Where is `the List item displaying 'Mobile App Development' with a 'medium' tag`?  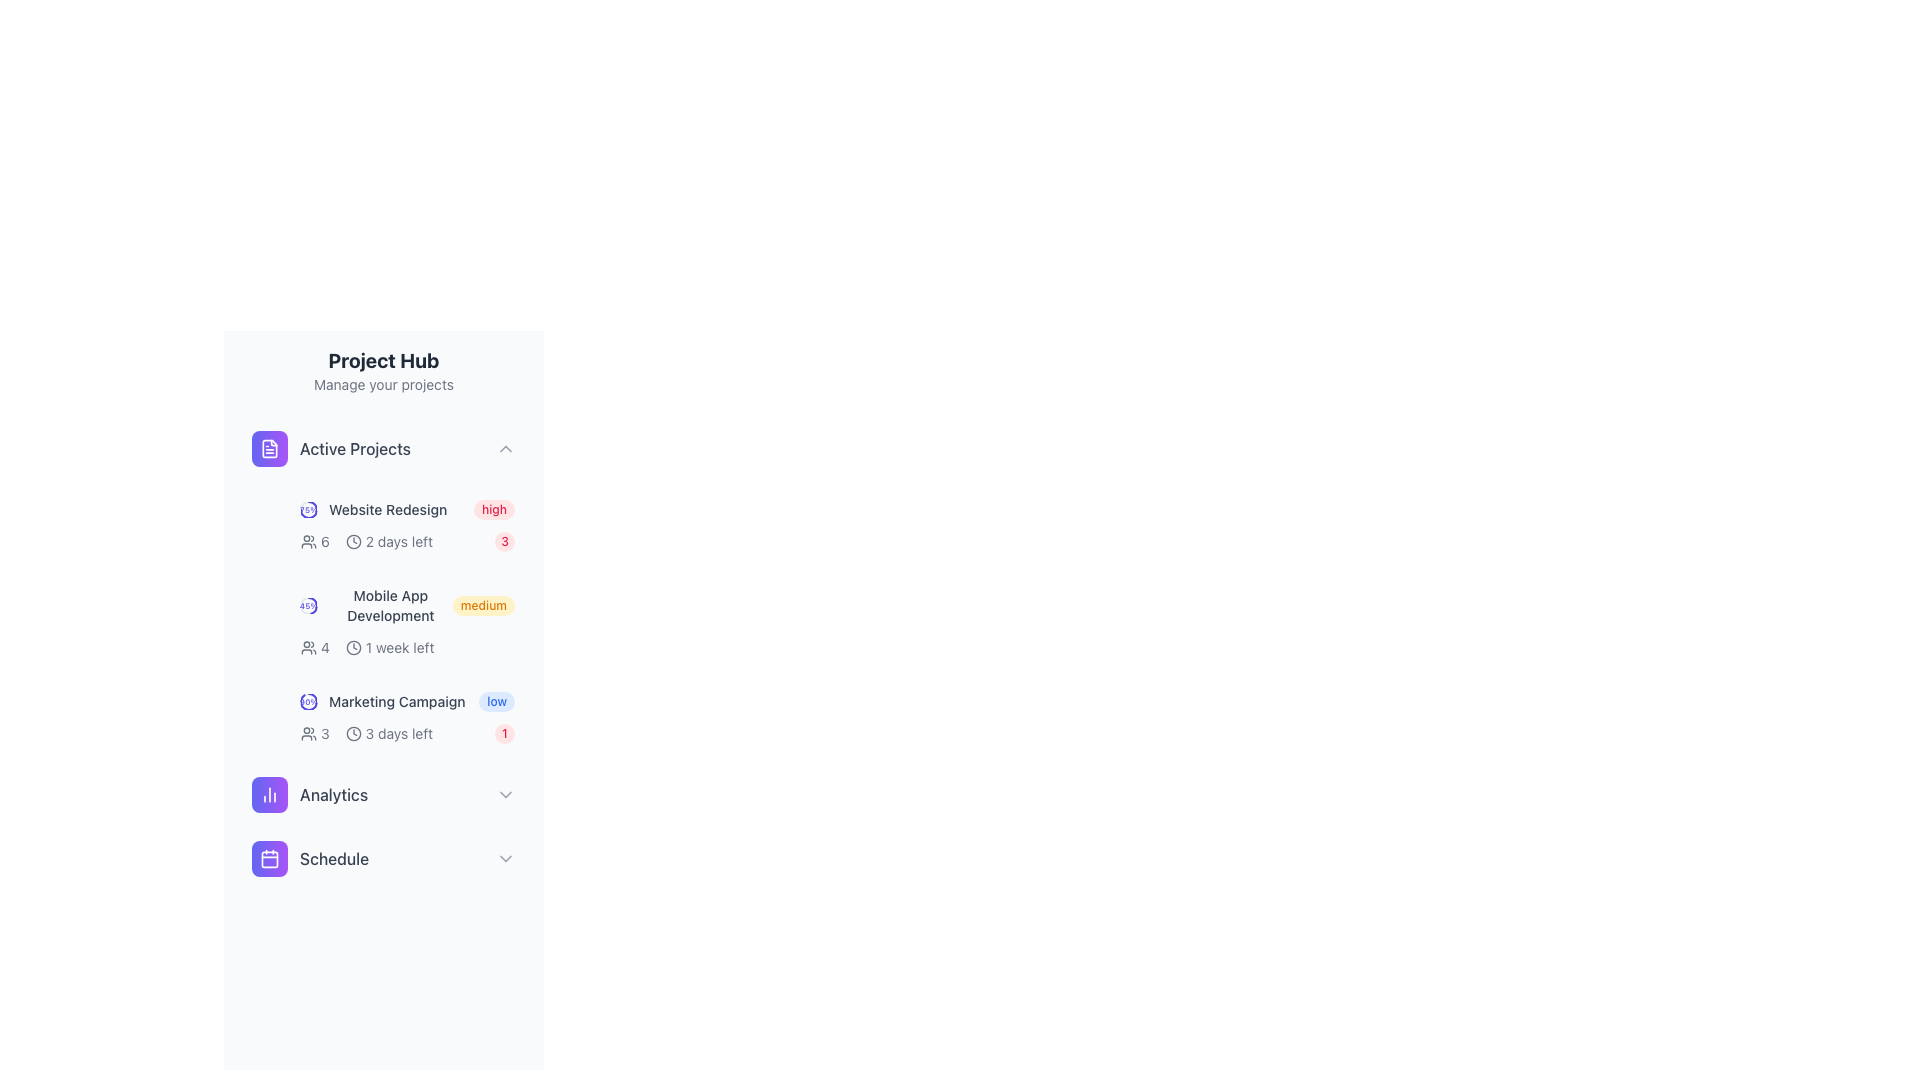
the List item displaying 'Mobile App Development' with a 'medium' tag is located at coordinates (407, 604).